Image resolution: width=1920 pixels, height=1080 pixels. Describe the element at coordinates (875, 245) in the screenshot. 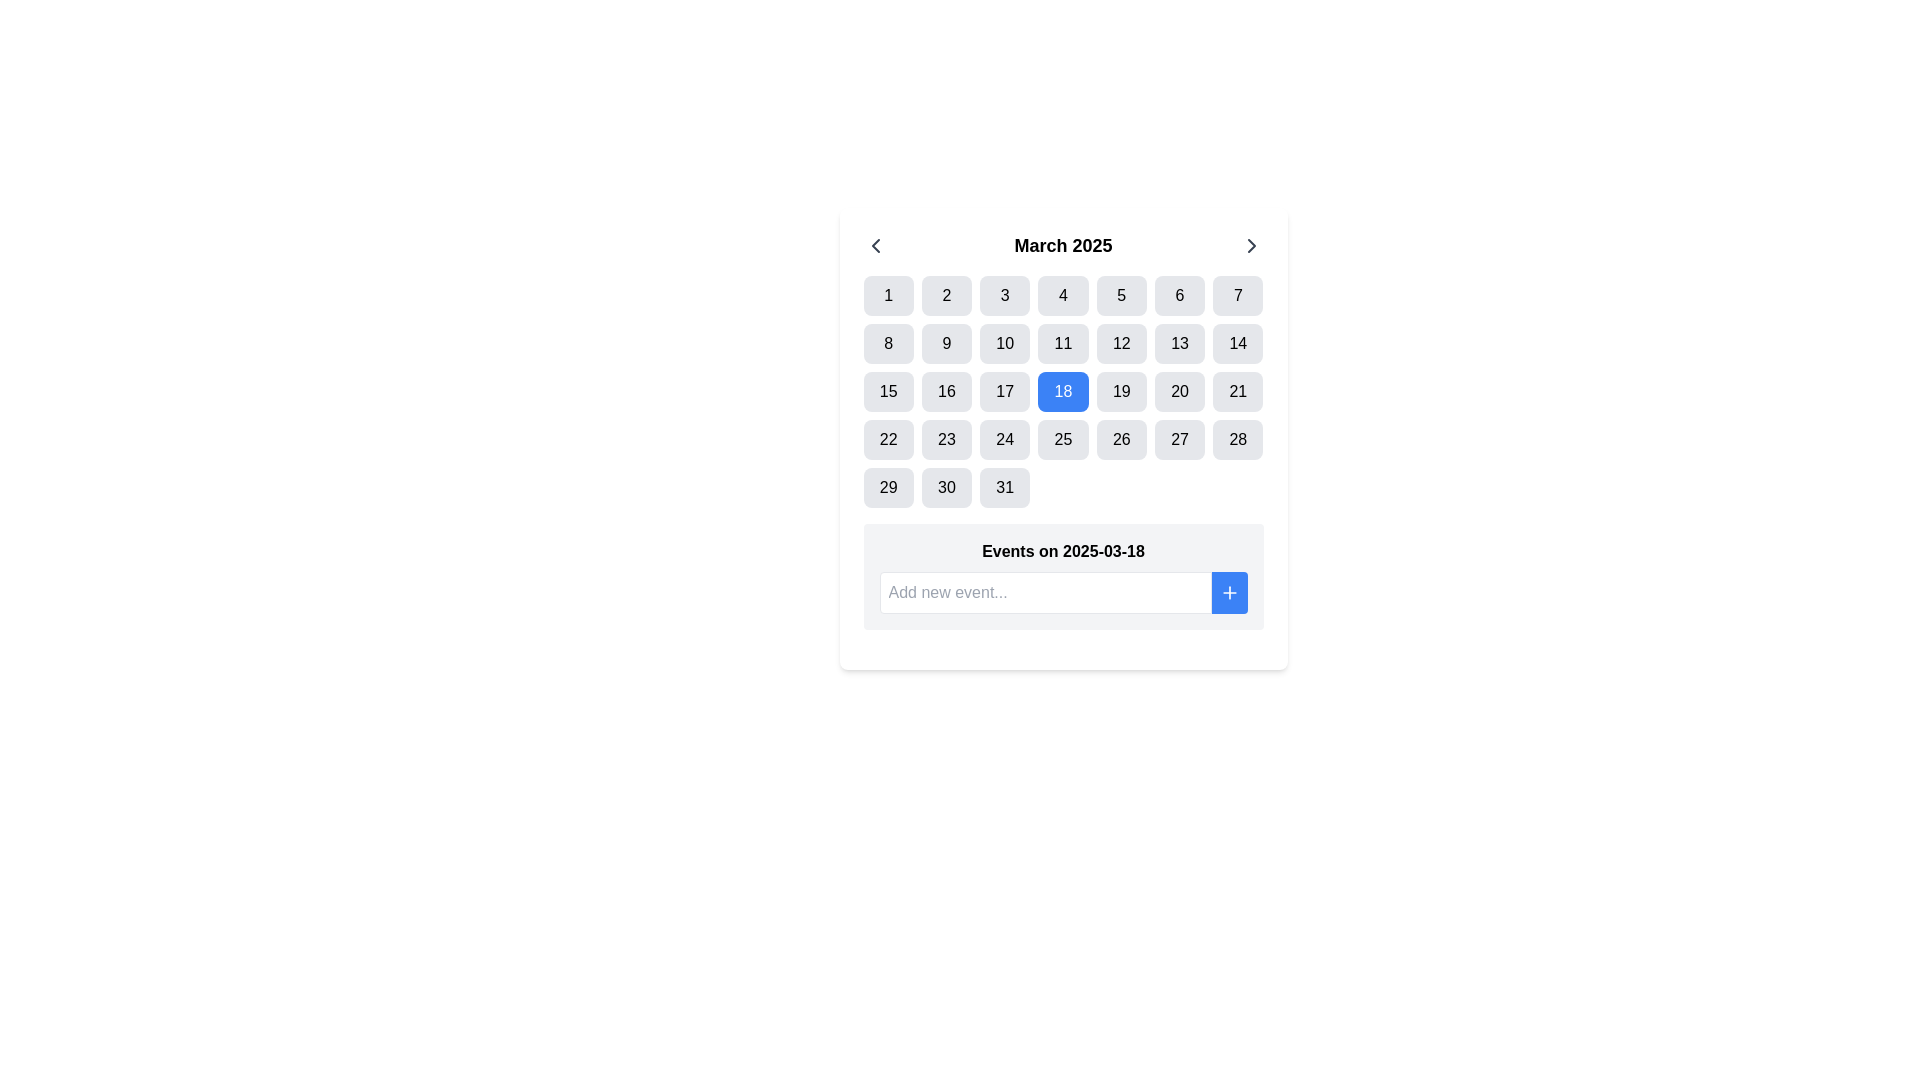

I see `the left-pointing chevron button located to the left of the 'March 2025' header` at that location.